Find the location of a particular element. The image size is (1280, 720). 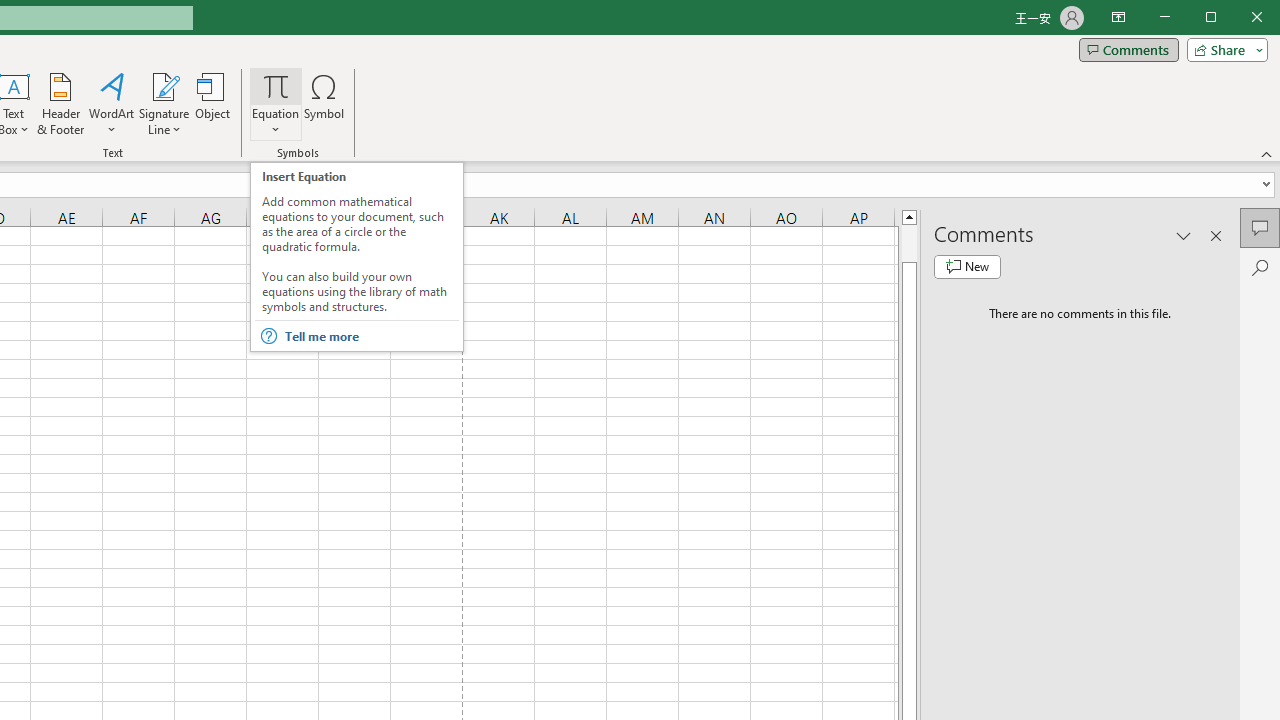

'WordArt' is located at coordinates (111, 104).